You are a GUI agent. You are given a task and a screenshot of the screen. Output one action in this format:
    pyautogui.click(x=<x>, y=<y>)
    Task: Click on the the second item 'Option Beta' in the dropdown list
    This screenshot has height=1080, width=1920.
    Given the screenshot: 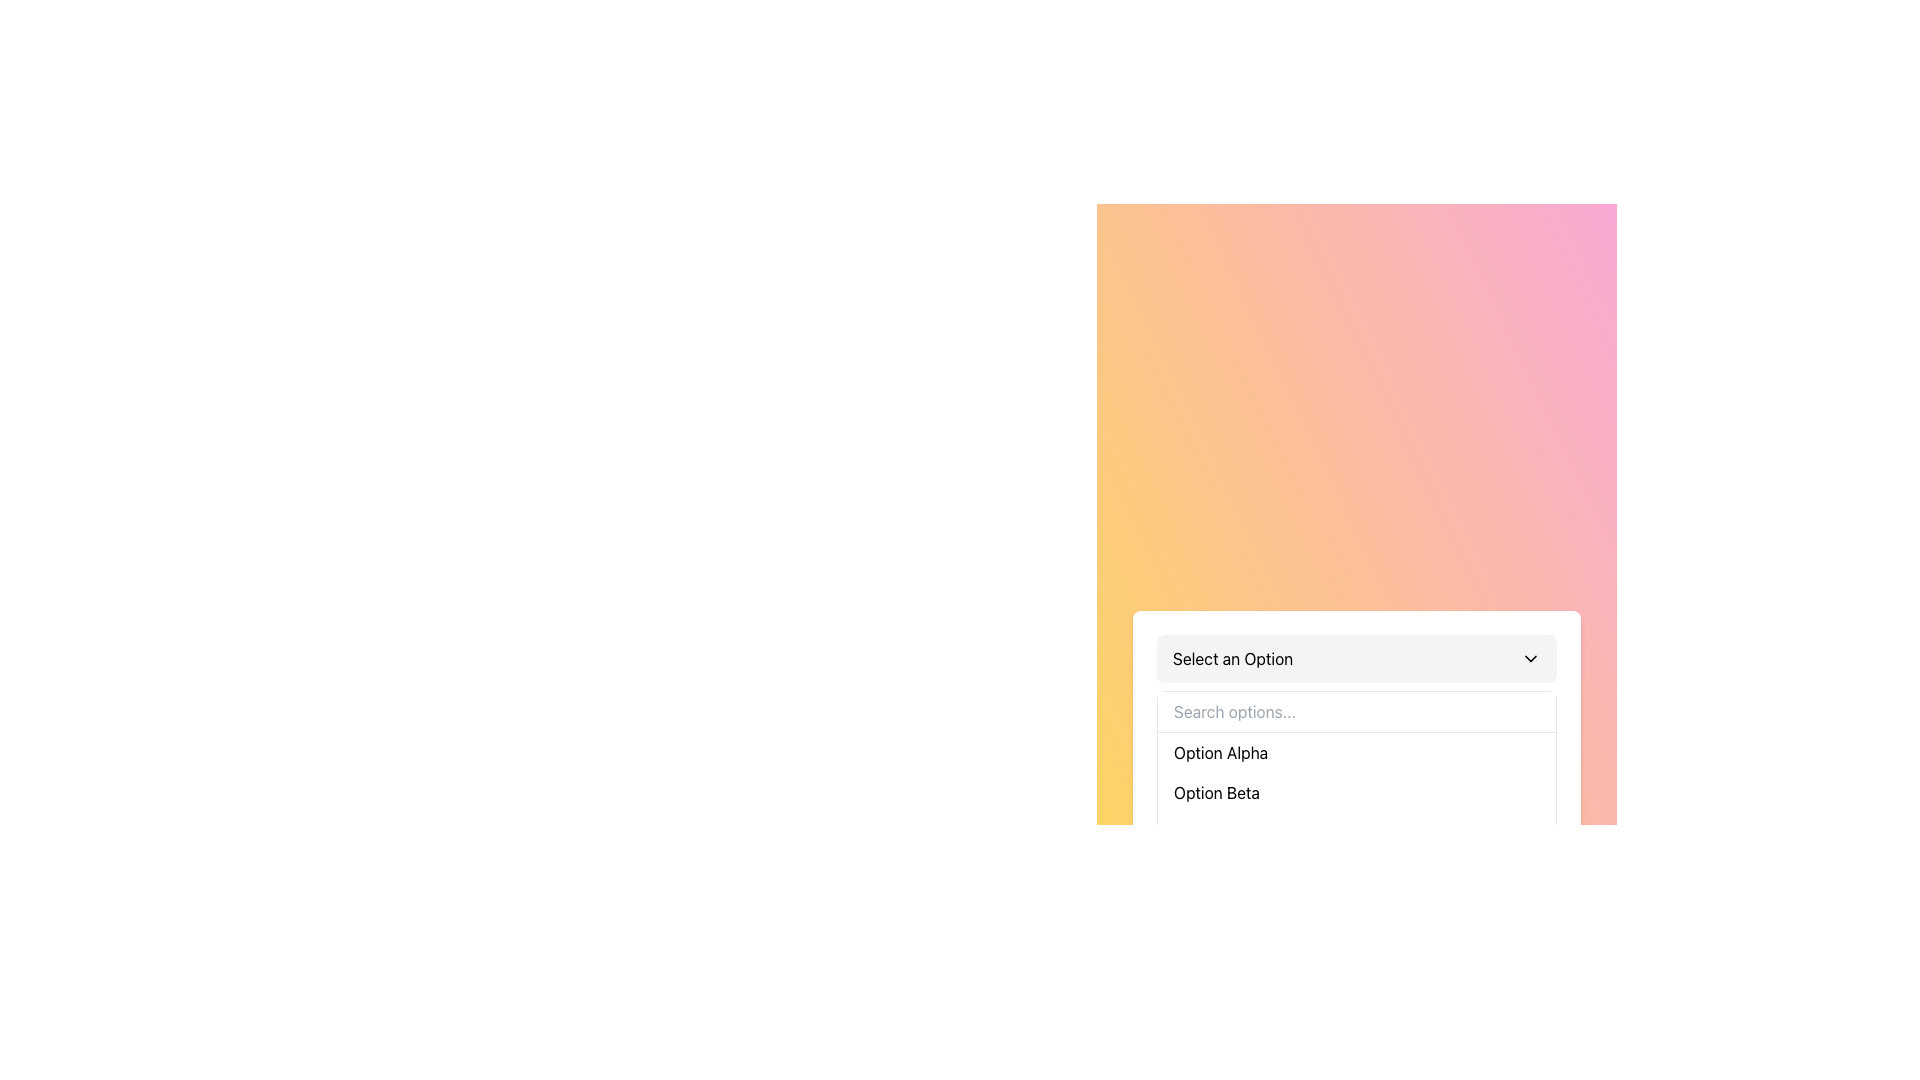 What is the action you would take?
    pyautogui.click(x=1357, y=791)
    